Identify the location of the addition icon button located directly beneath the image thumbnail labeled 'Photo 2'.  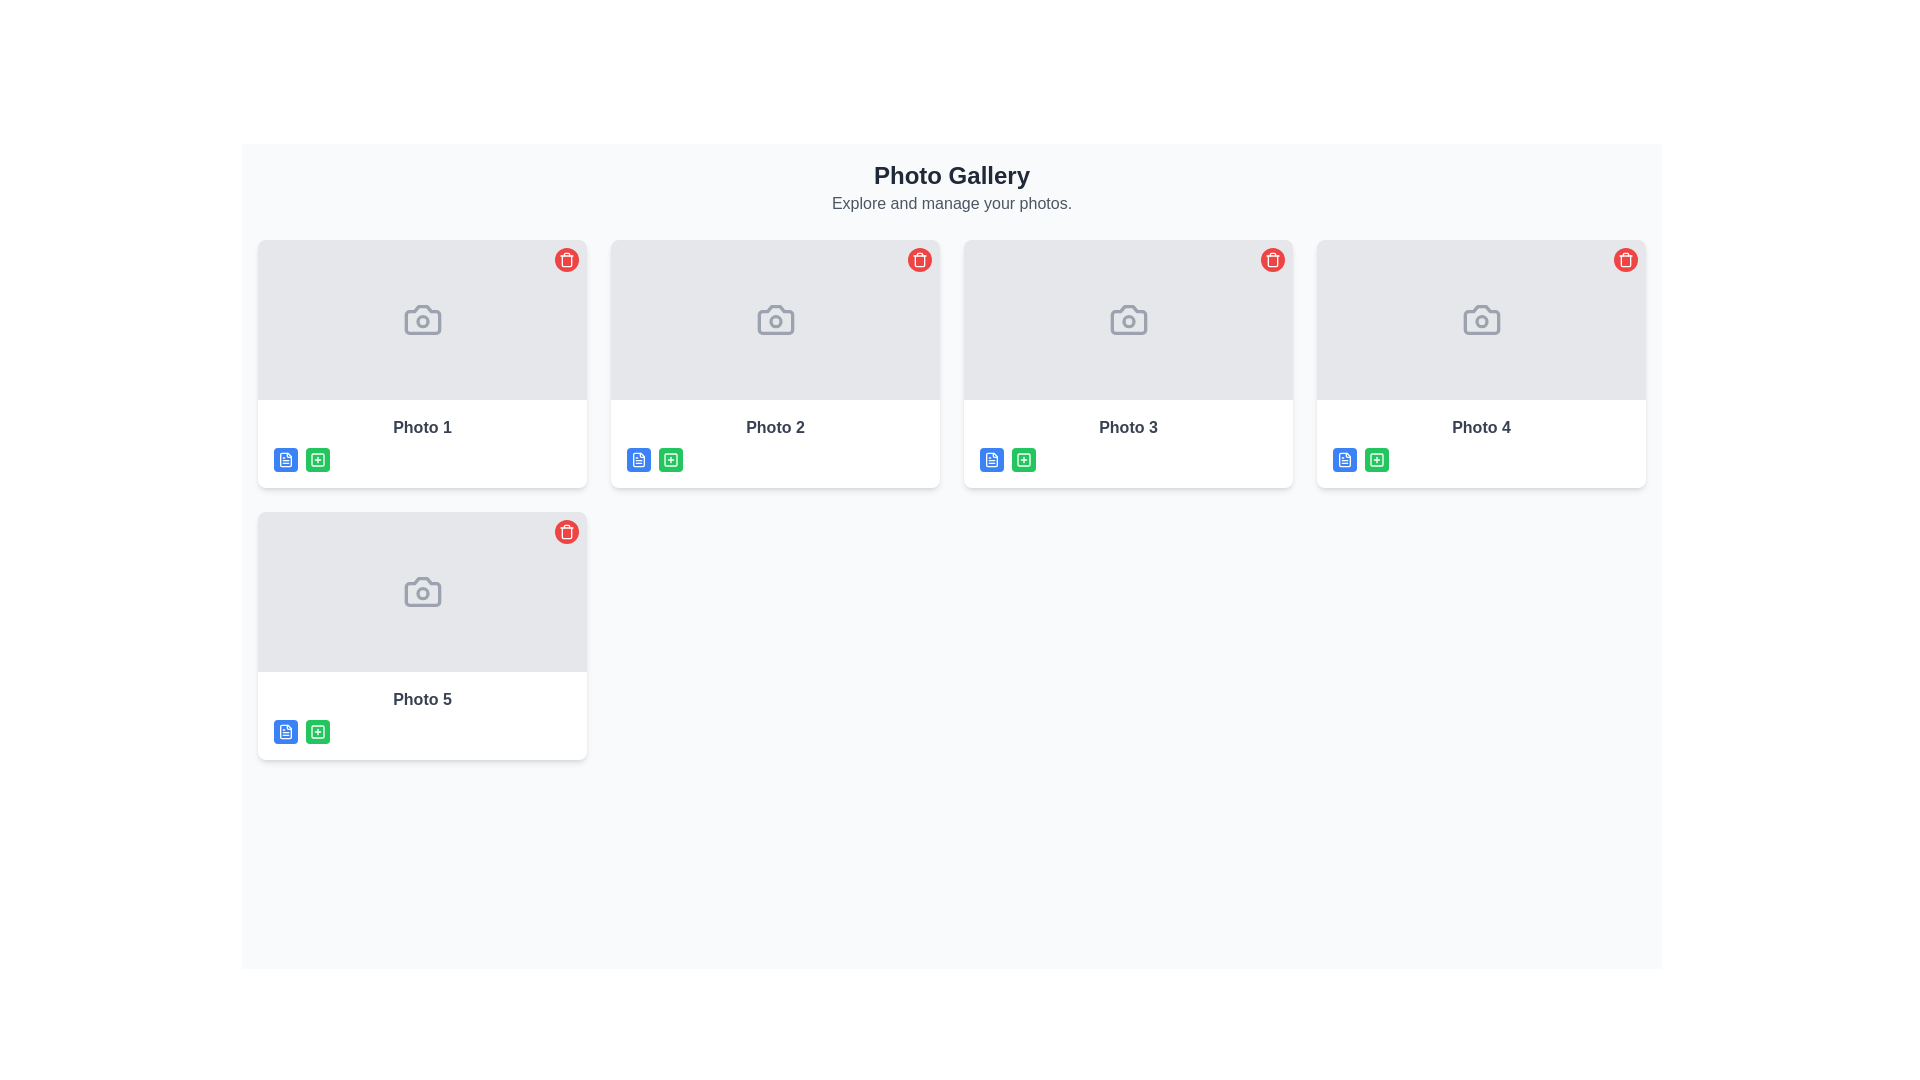
(671, 459).